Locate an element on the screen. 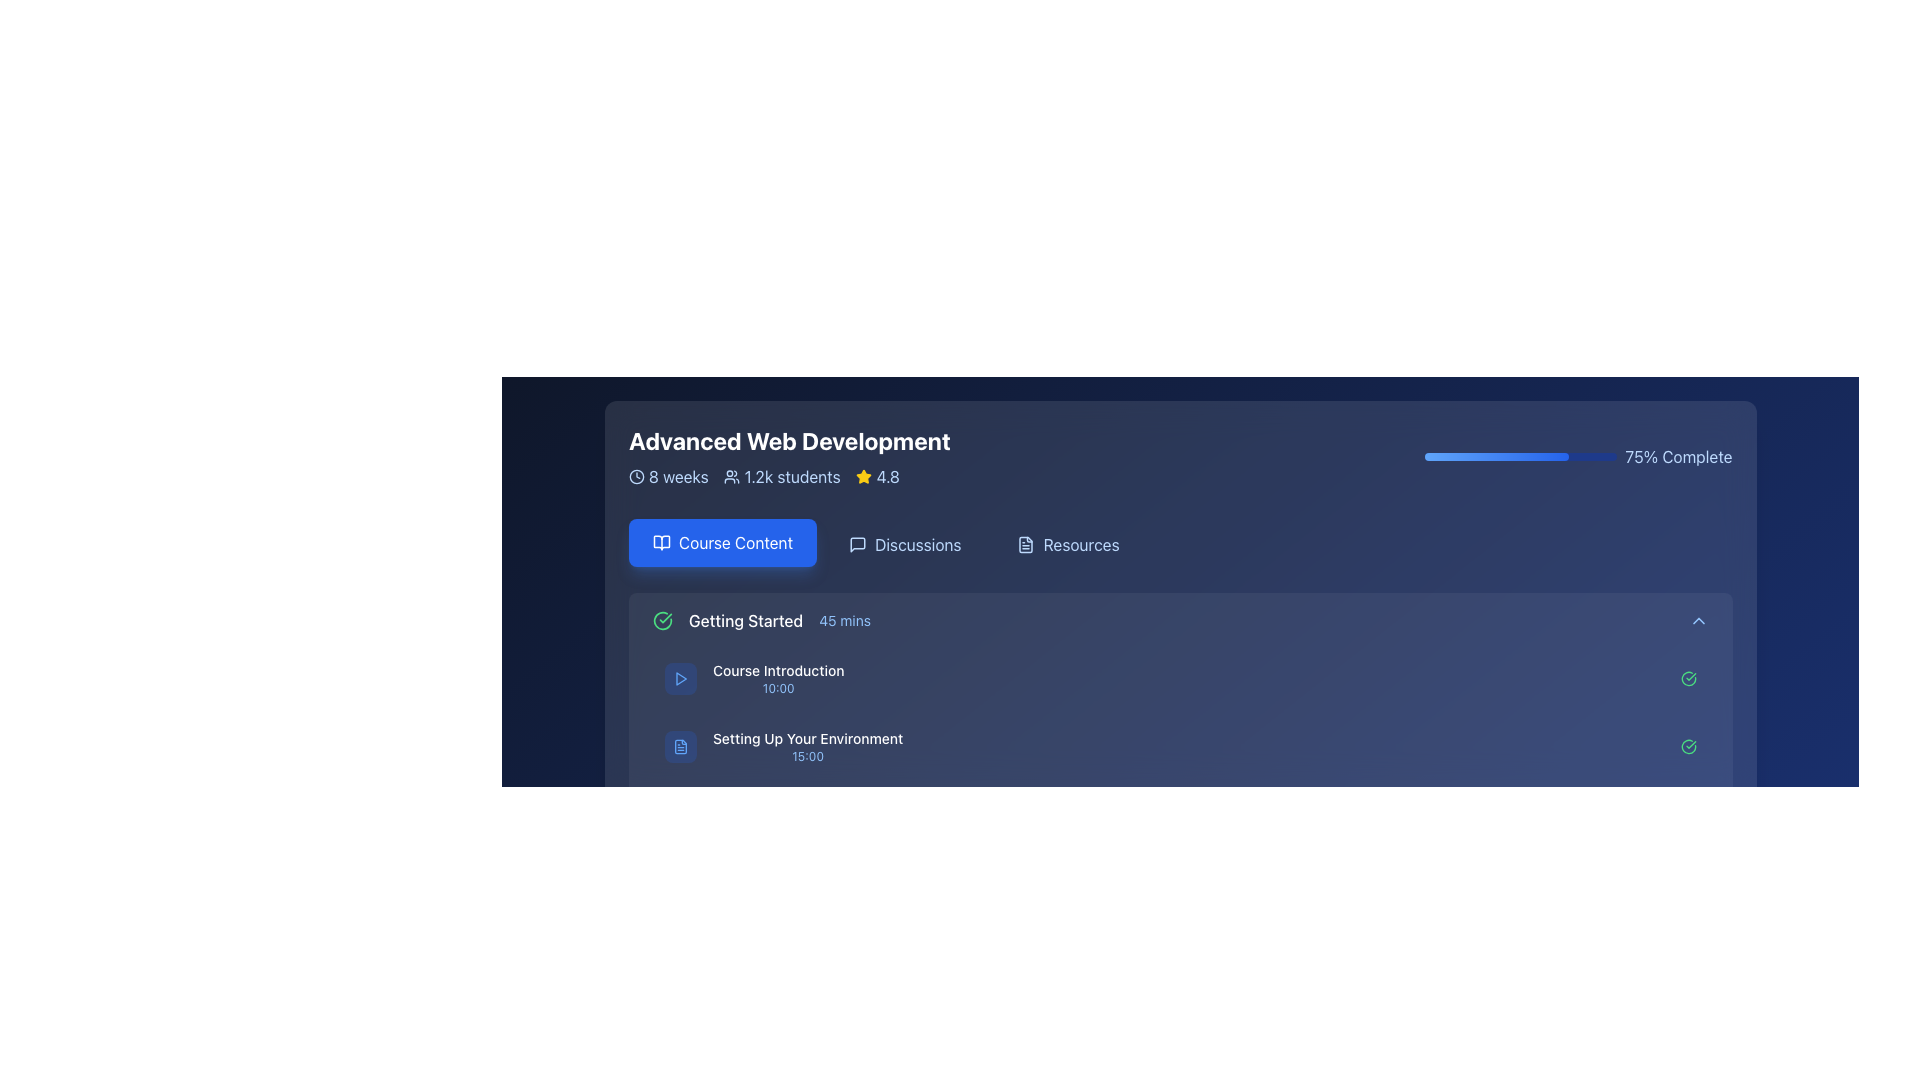  the 'Resources' button associated with the icon that visually represents the 'Resources' section, located in the horizontal navigation menu at the top of the interface is located at coordinates (1026, 544).